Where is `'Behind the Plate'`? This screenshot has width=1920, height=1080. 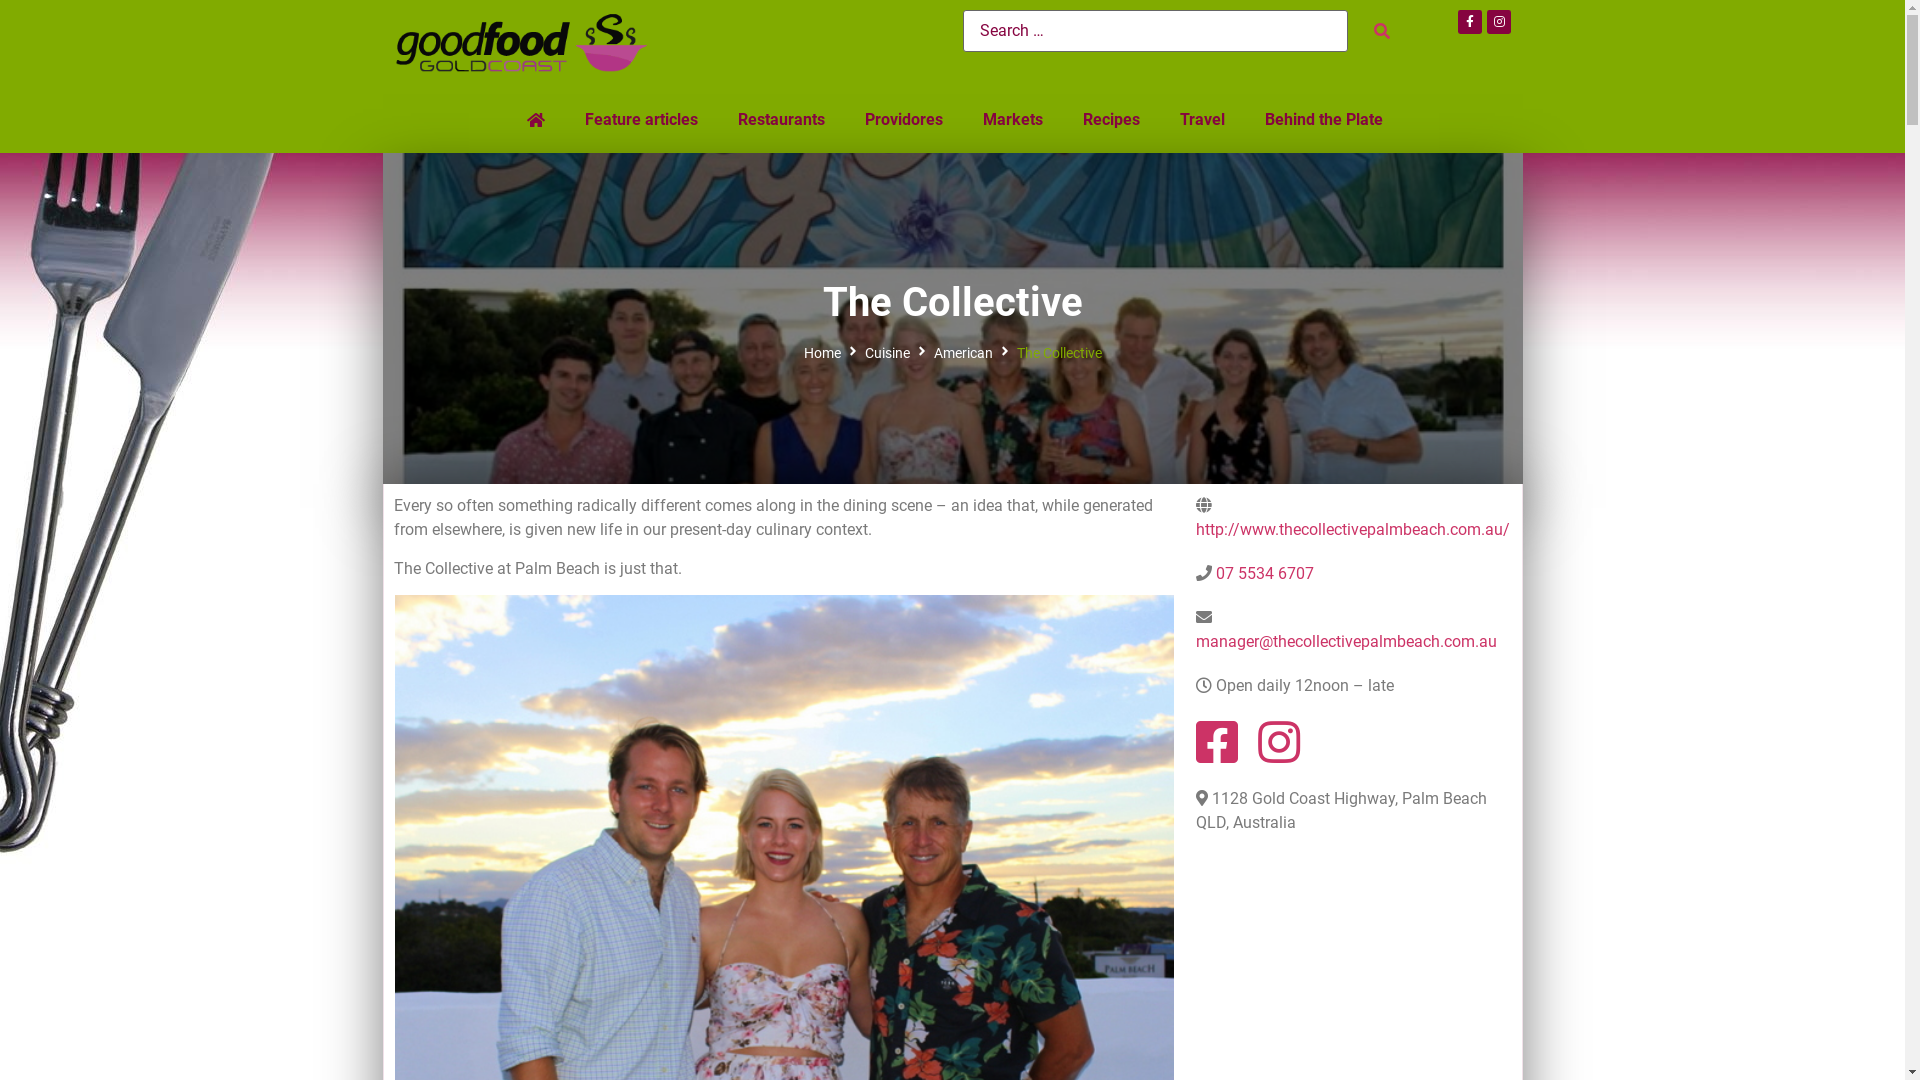 'Behind the Plate' is located at coordinates (1242, 119).